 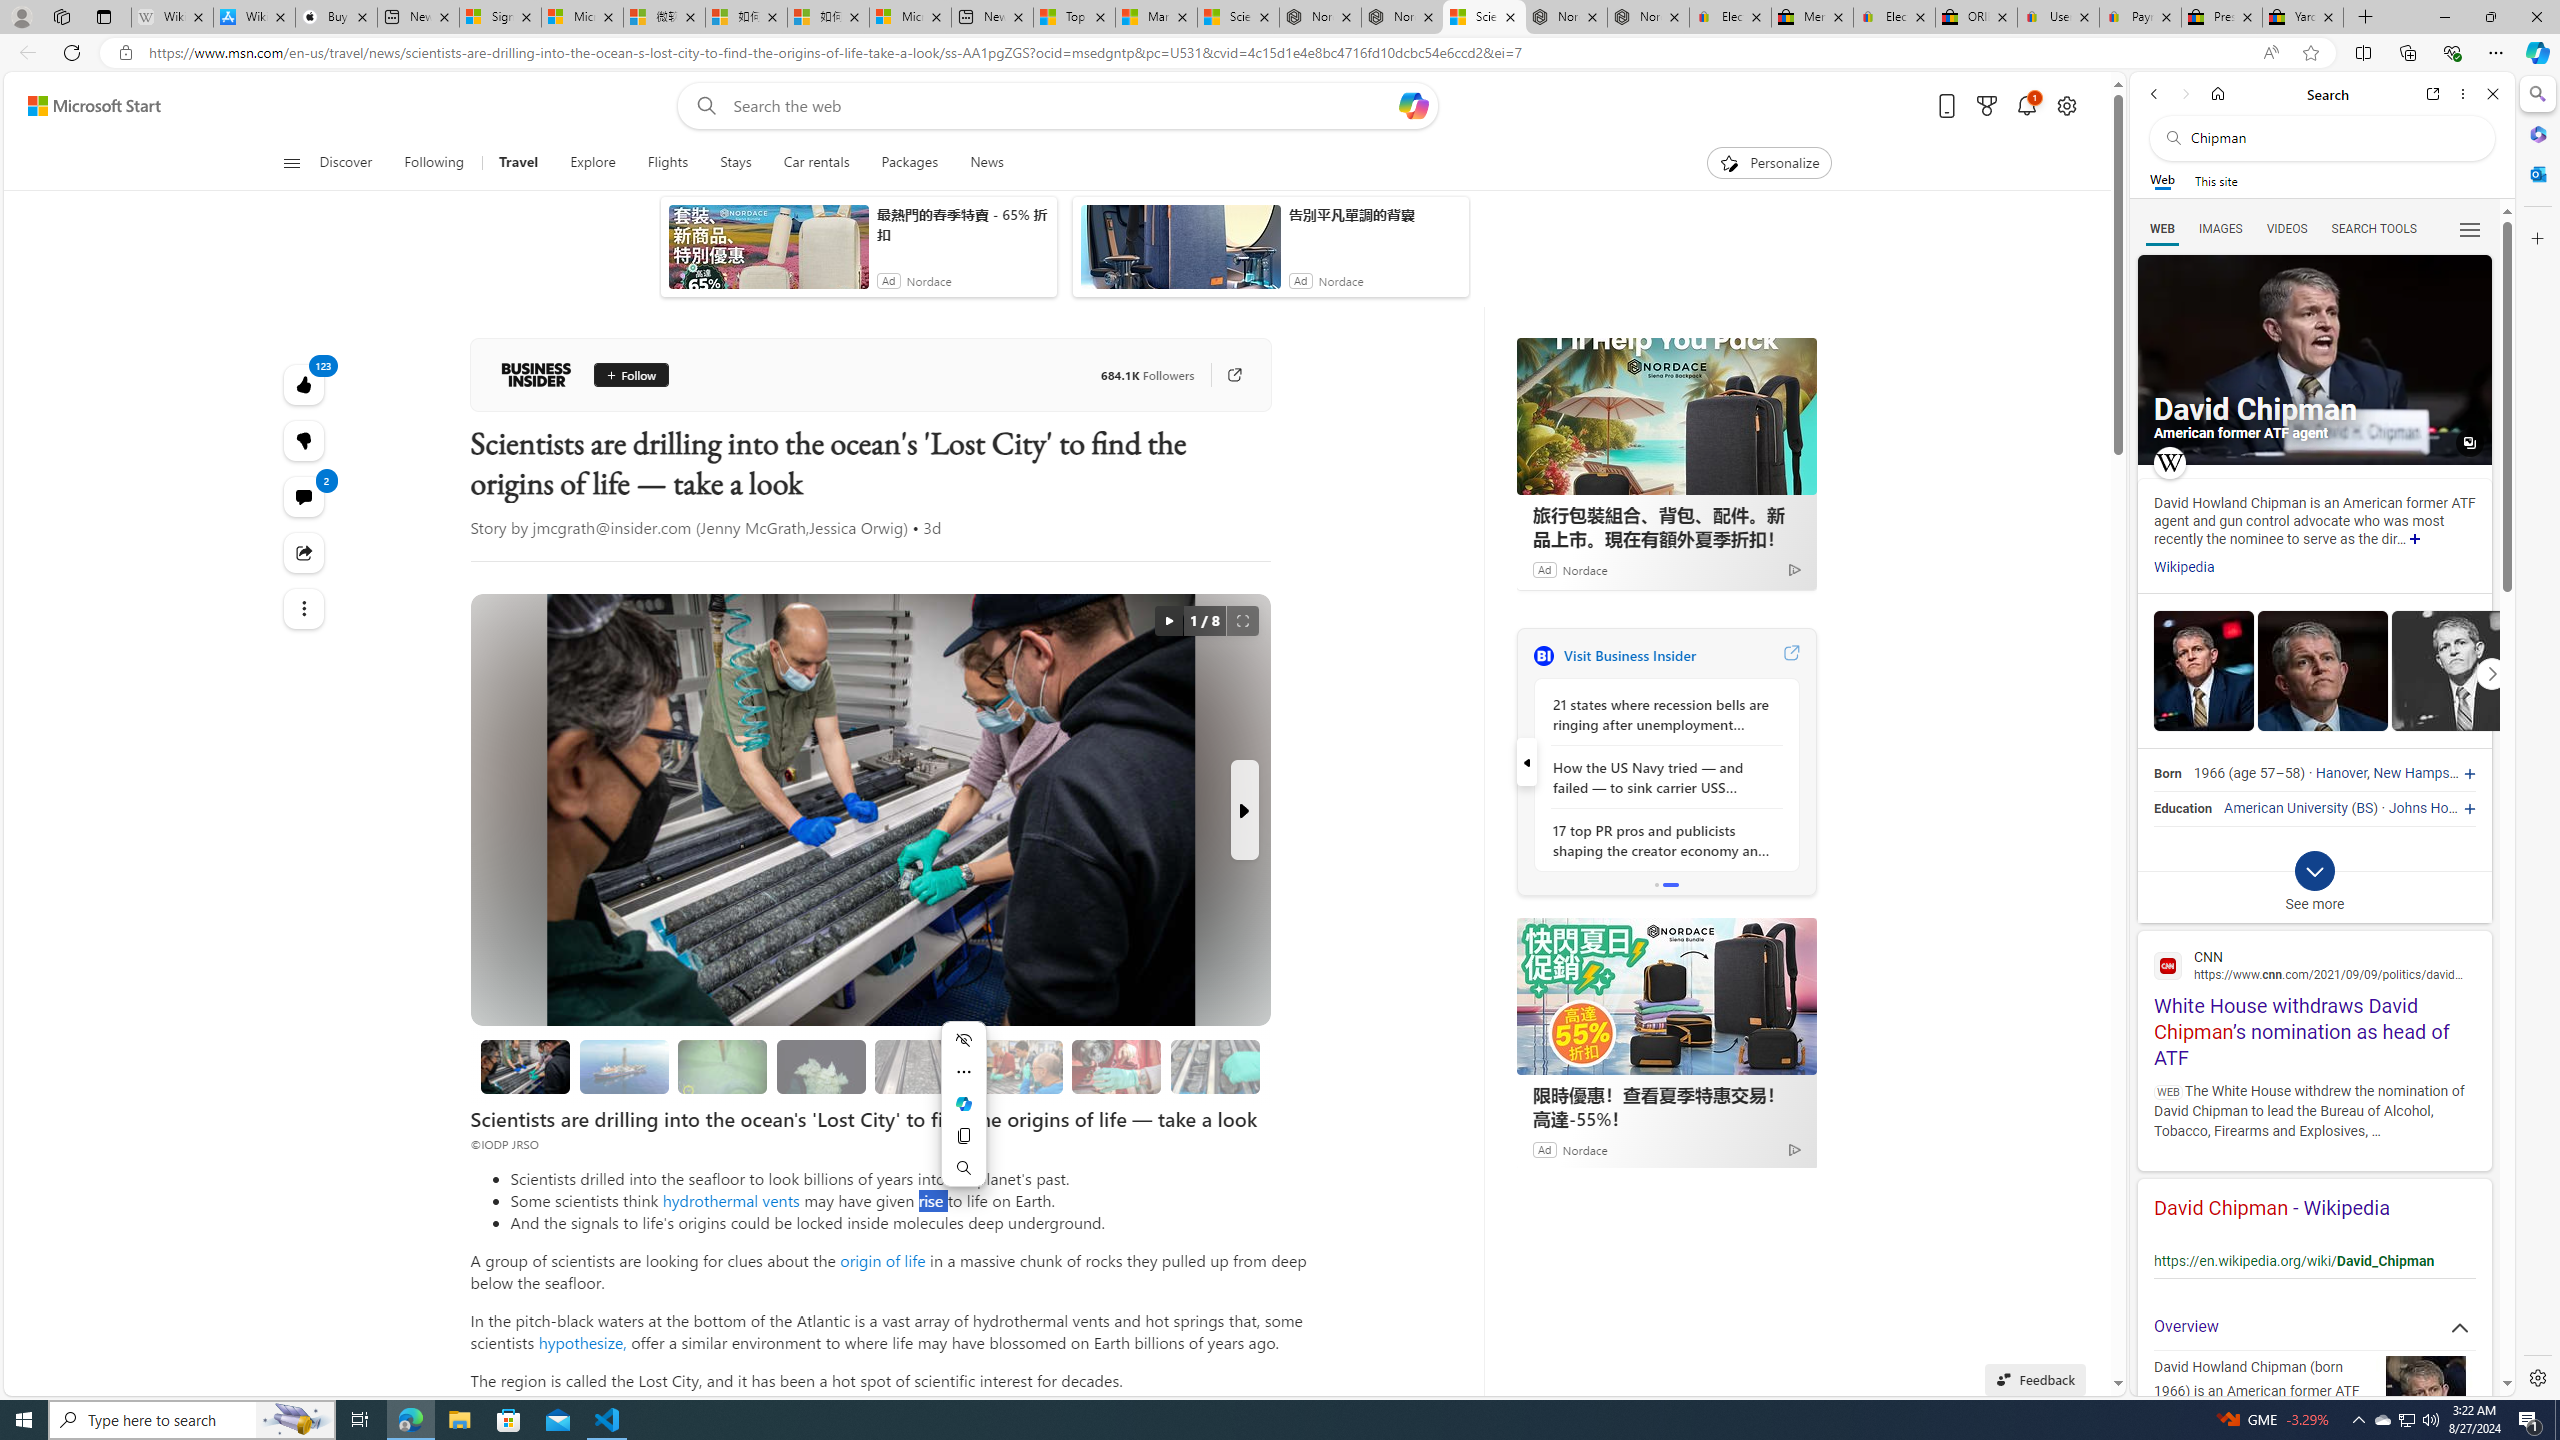 I want to click on 'Search Filter, Search Tools', so click(x=2373, y=227).